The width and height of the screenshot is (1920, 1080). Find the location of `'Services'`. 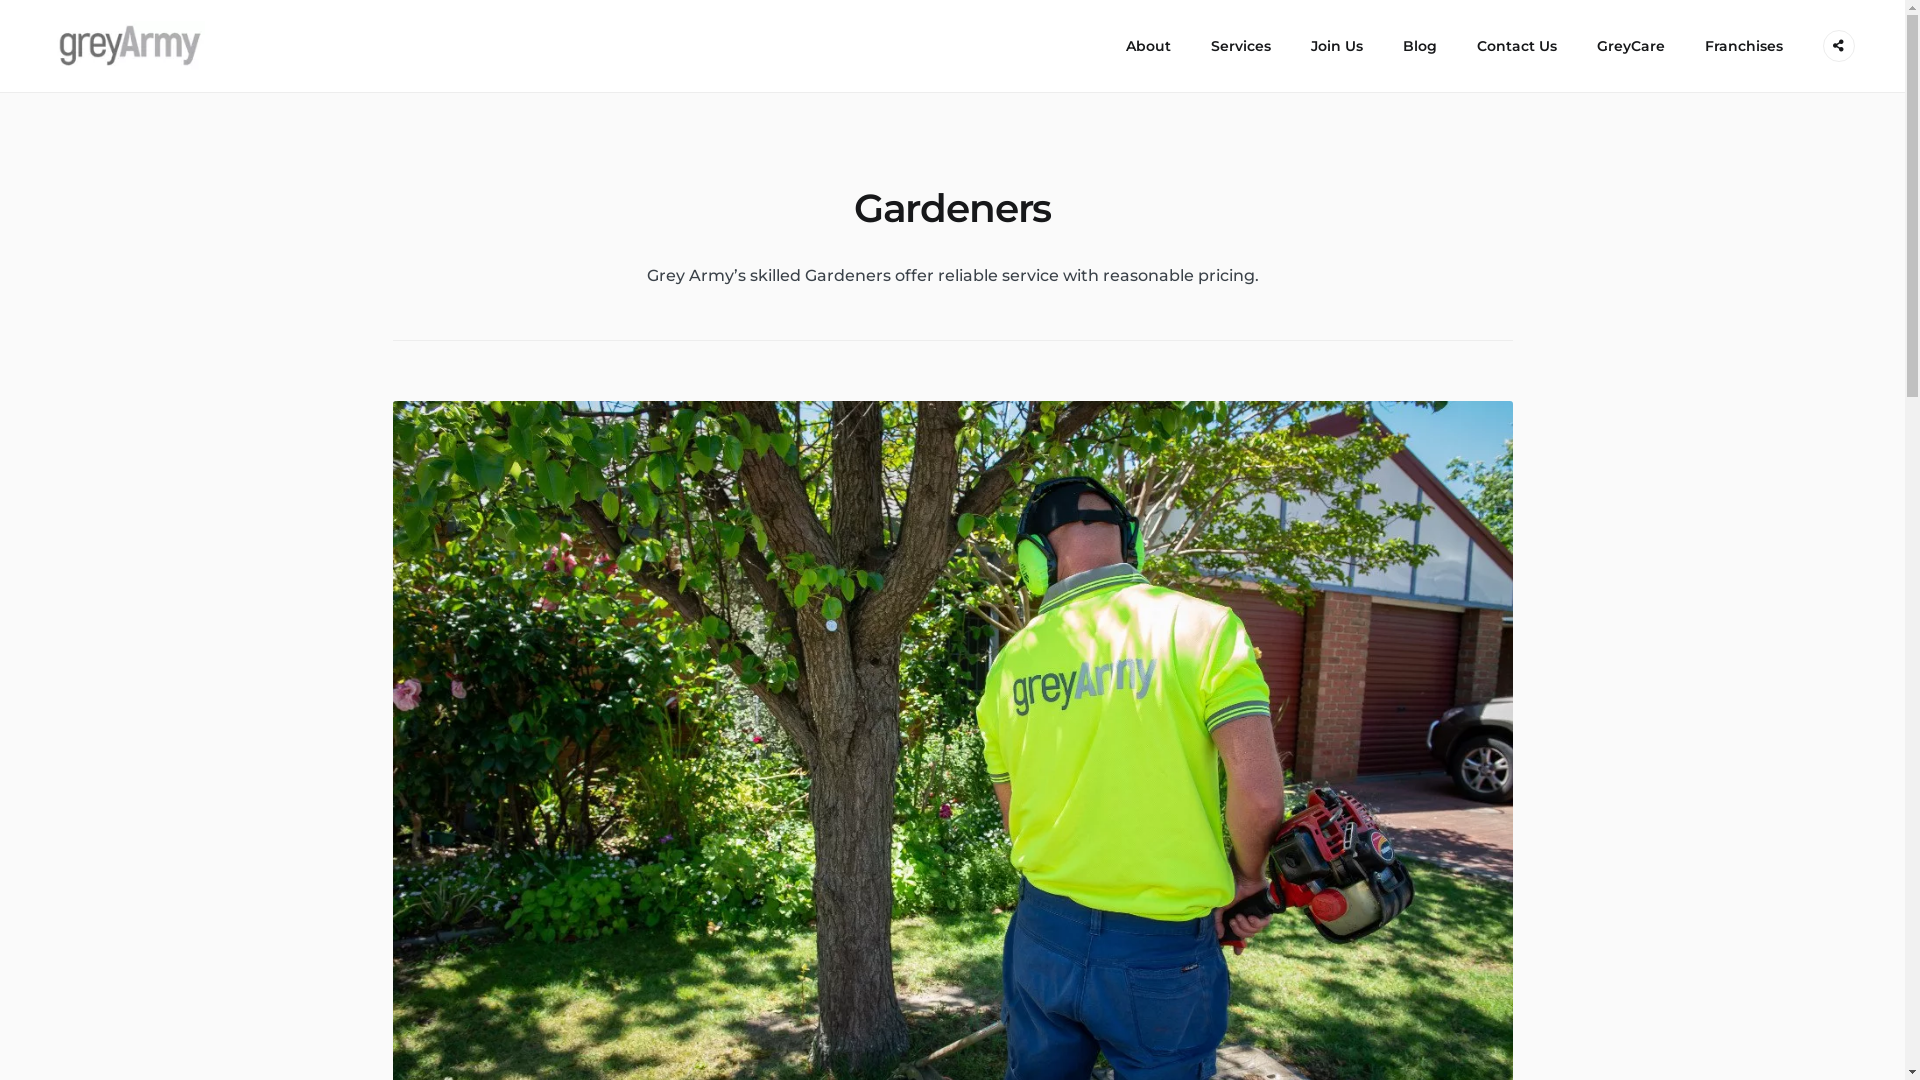

'Services' is located at coordinates (1240, 45).